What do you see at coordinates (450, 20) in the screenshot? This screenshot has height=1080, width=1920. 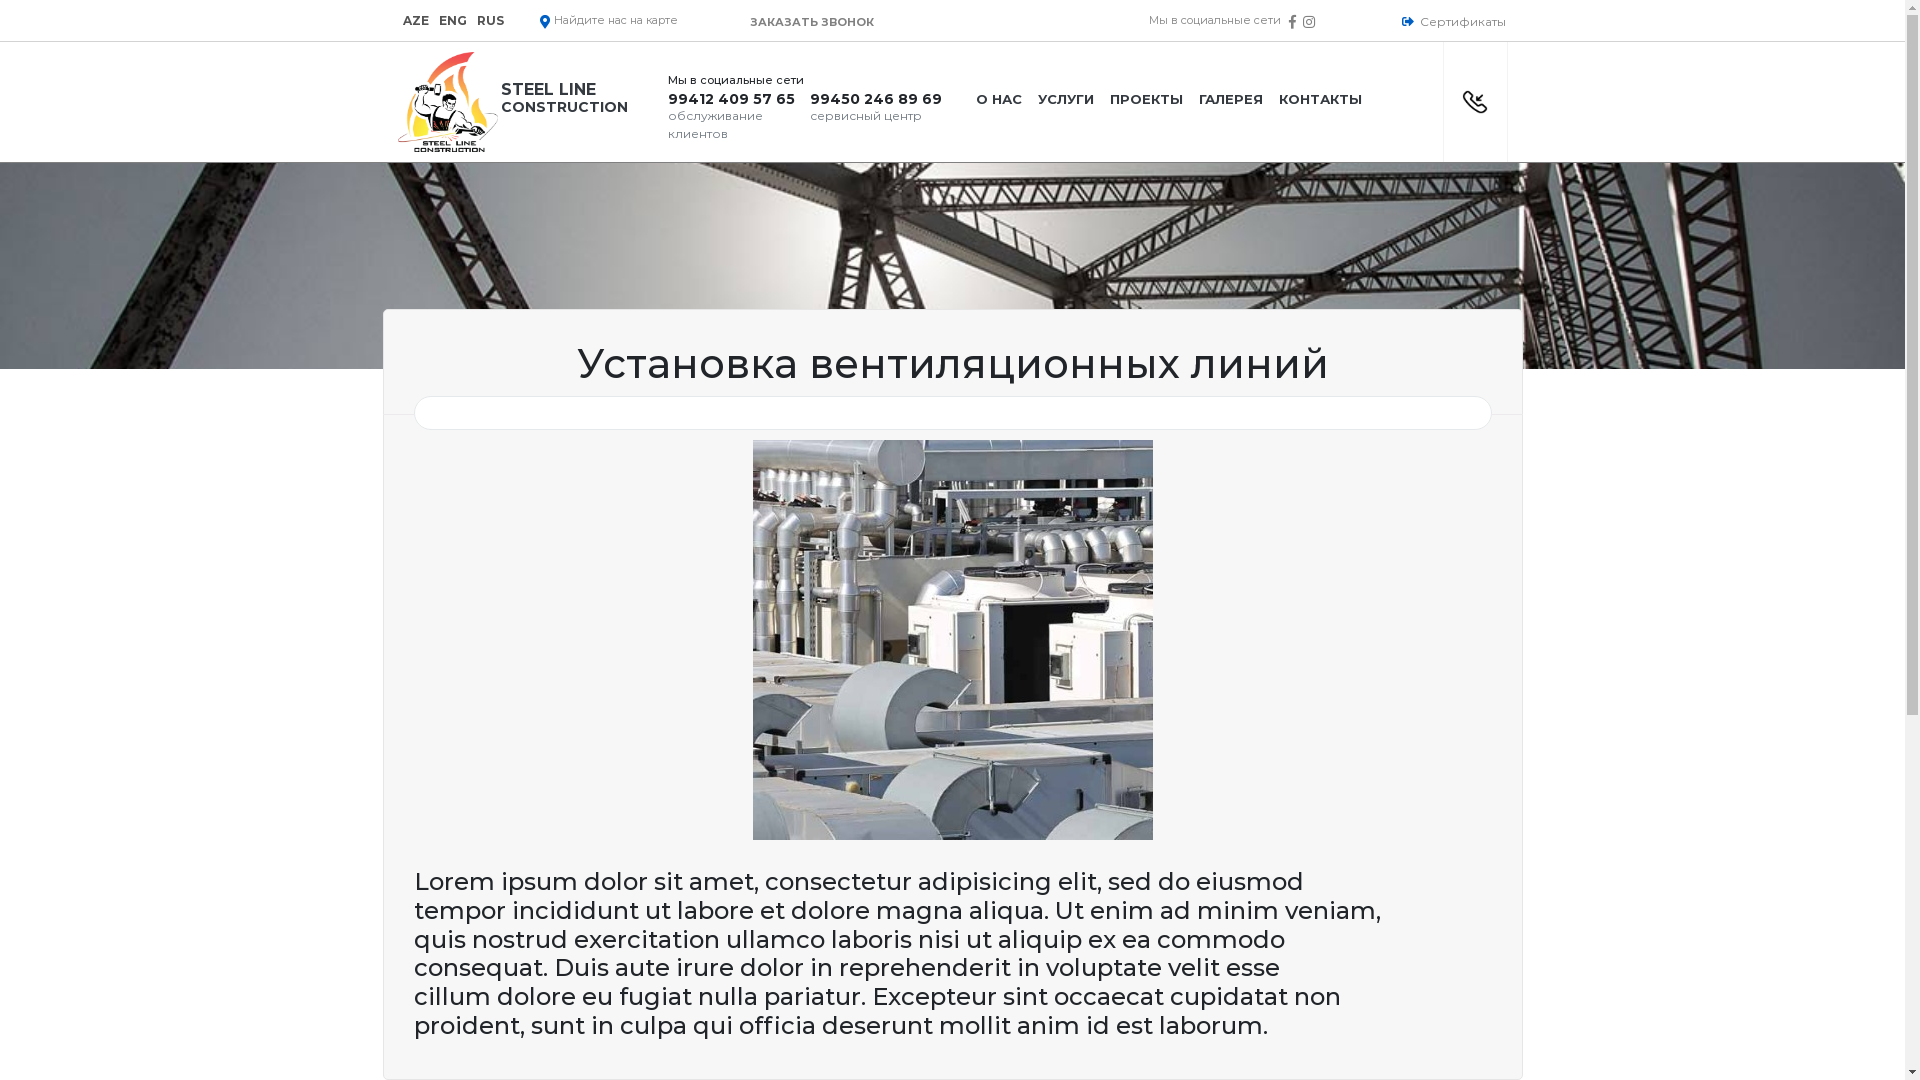 I see `'ENG'` at bounding box center [450, 20].